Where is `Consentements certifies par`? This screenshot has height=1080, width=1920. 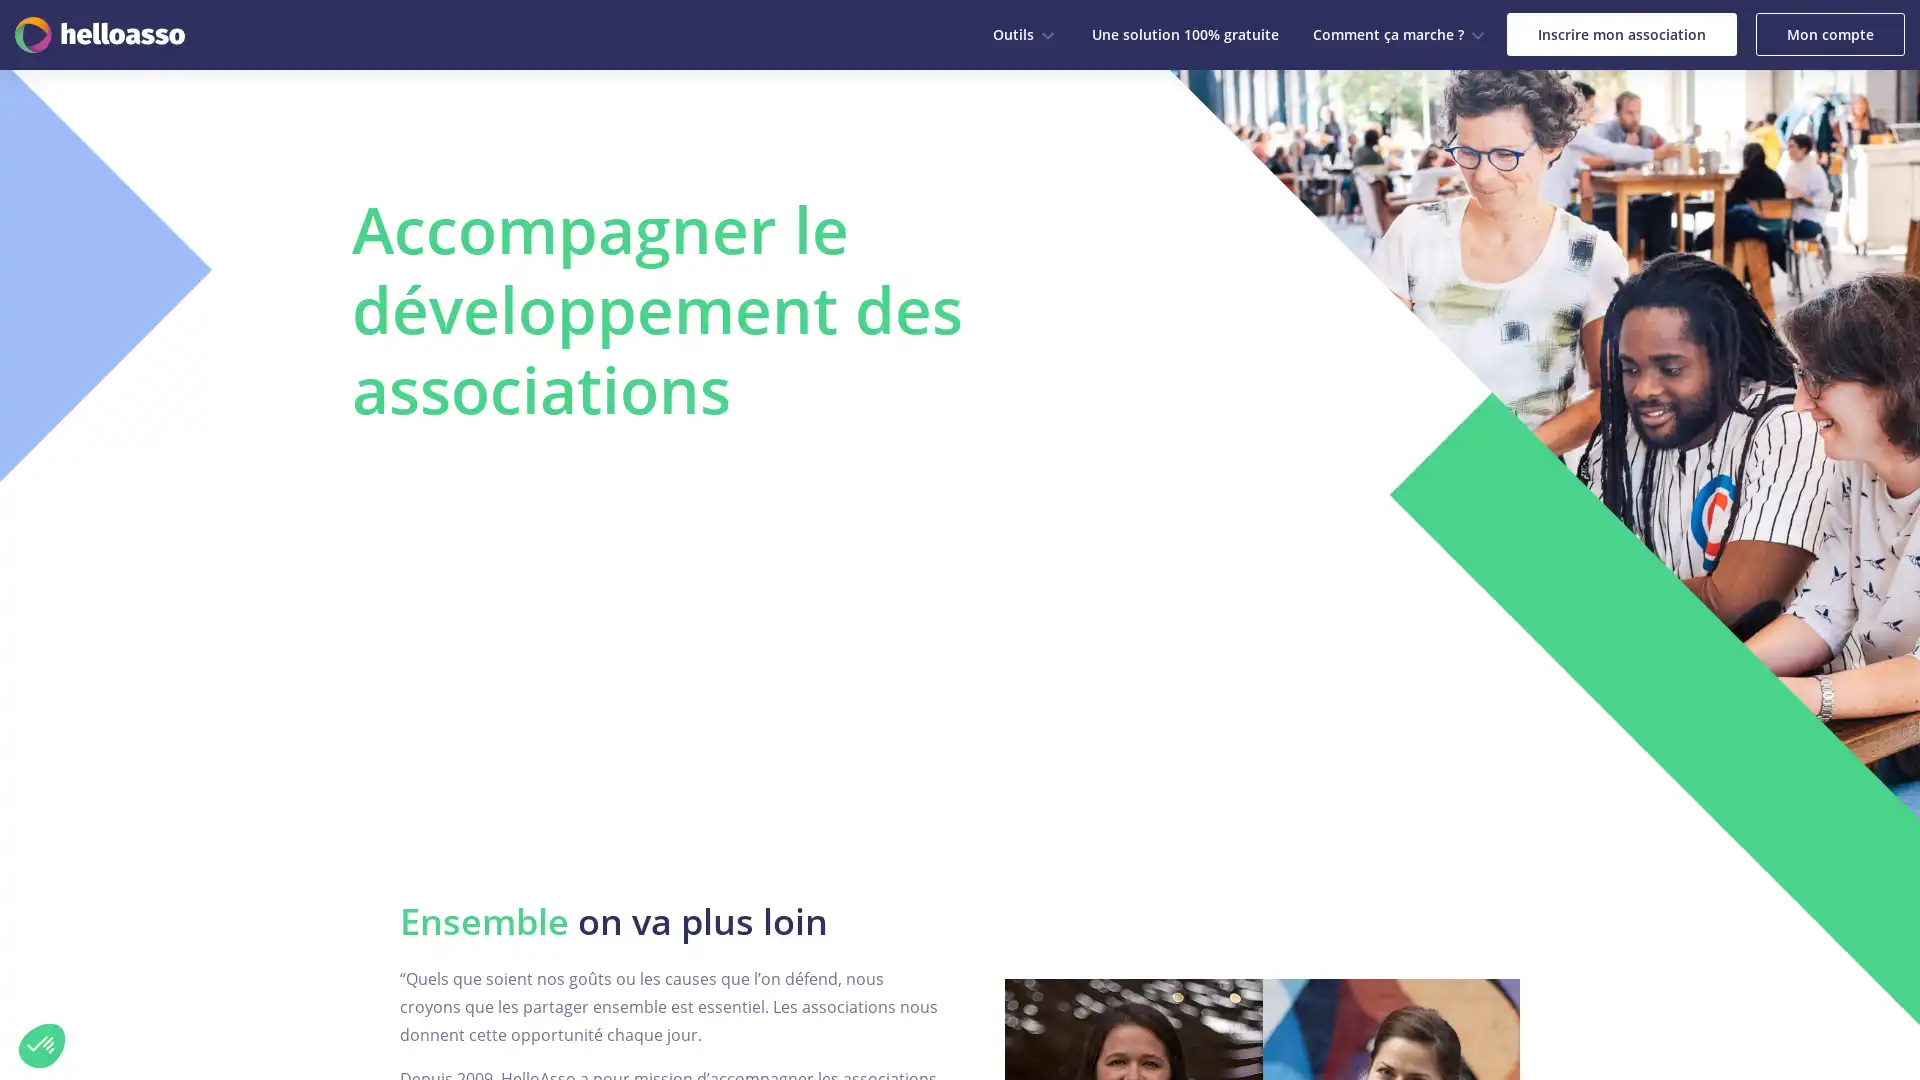
Consentements certifies par is located at coordinates (229, 944).